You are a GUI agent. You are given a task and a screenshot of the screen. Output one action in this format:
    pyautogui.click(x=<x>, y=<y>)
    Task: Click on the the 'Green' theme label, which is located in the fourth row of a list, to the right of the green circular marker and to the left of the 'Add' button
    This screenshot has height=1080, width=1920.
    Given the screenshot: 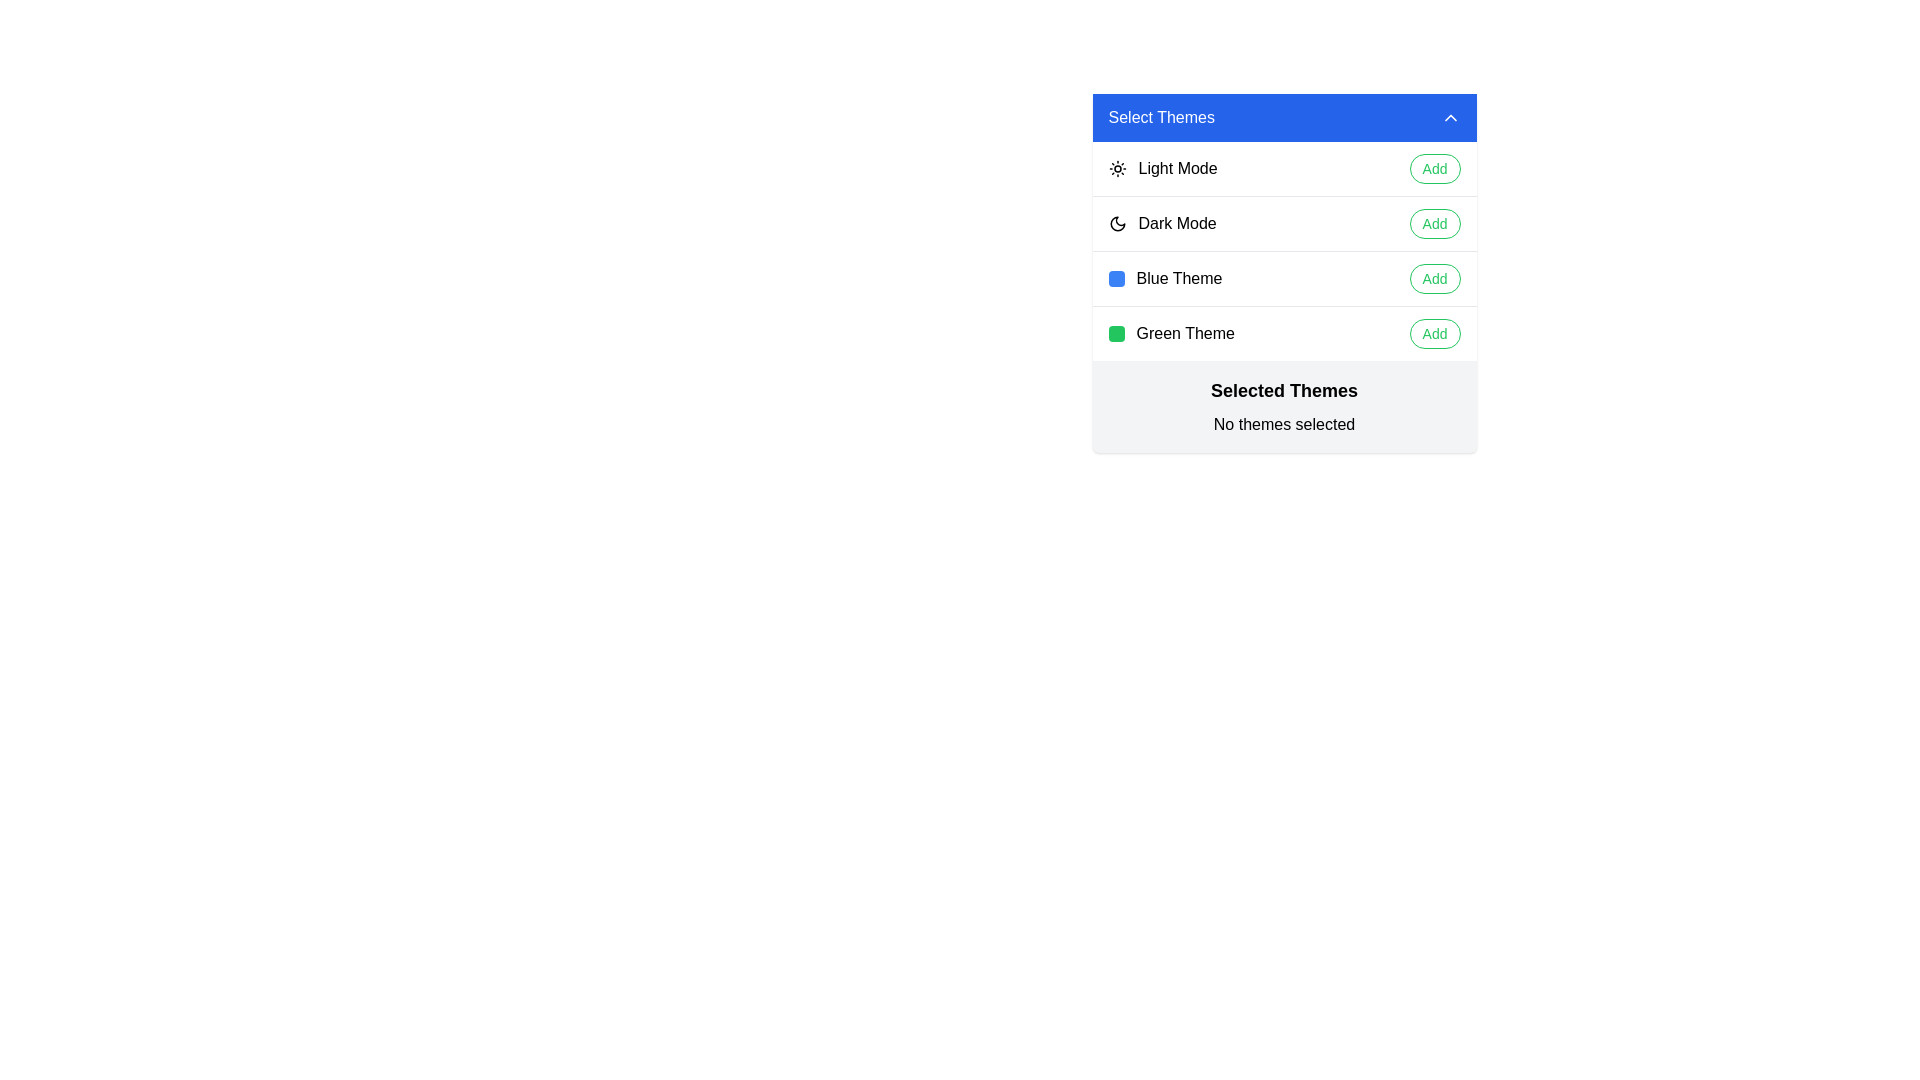 What is the action you would take?
    pyautogui.click(x=1185, y=333)
    